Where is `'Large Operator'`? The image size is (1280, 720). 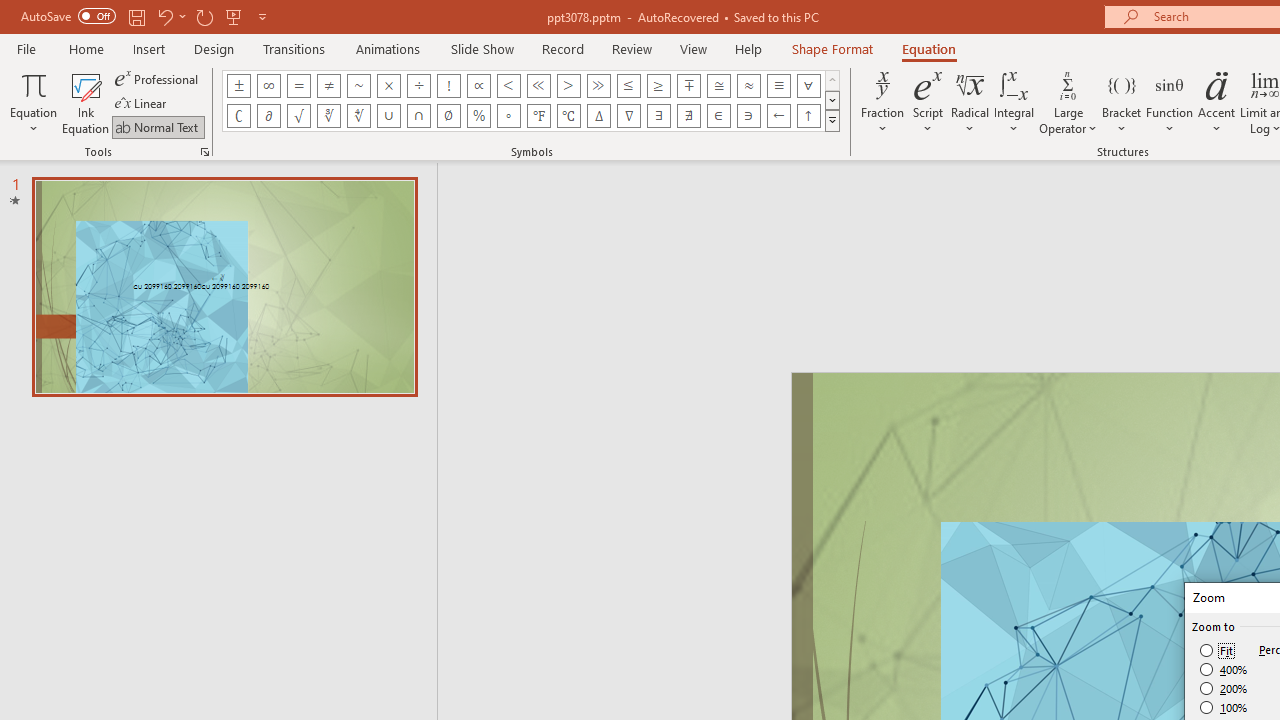
'Large Operator' is located at coordinates (1067, 103).